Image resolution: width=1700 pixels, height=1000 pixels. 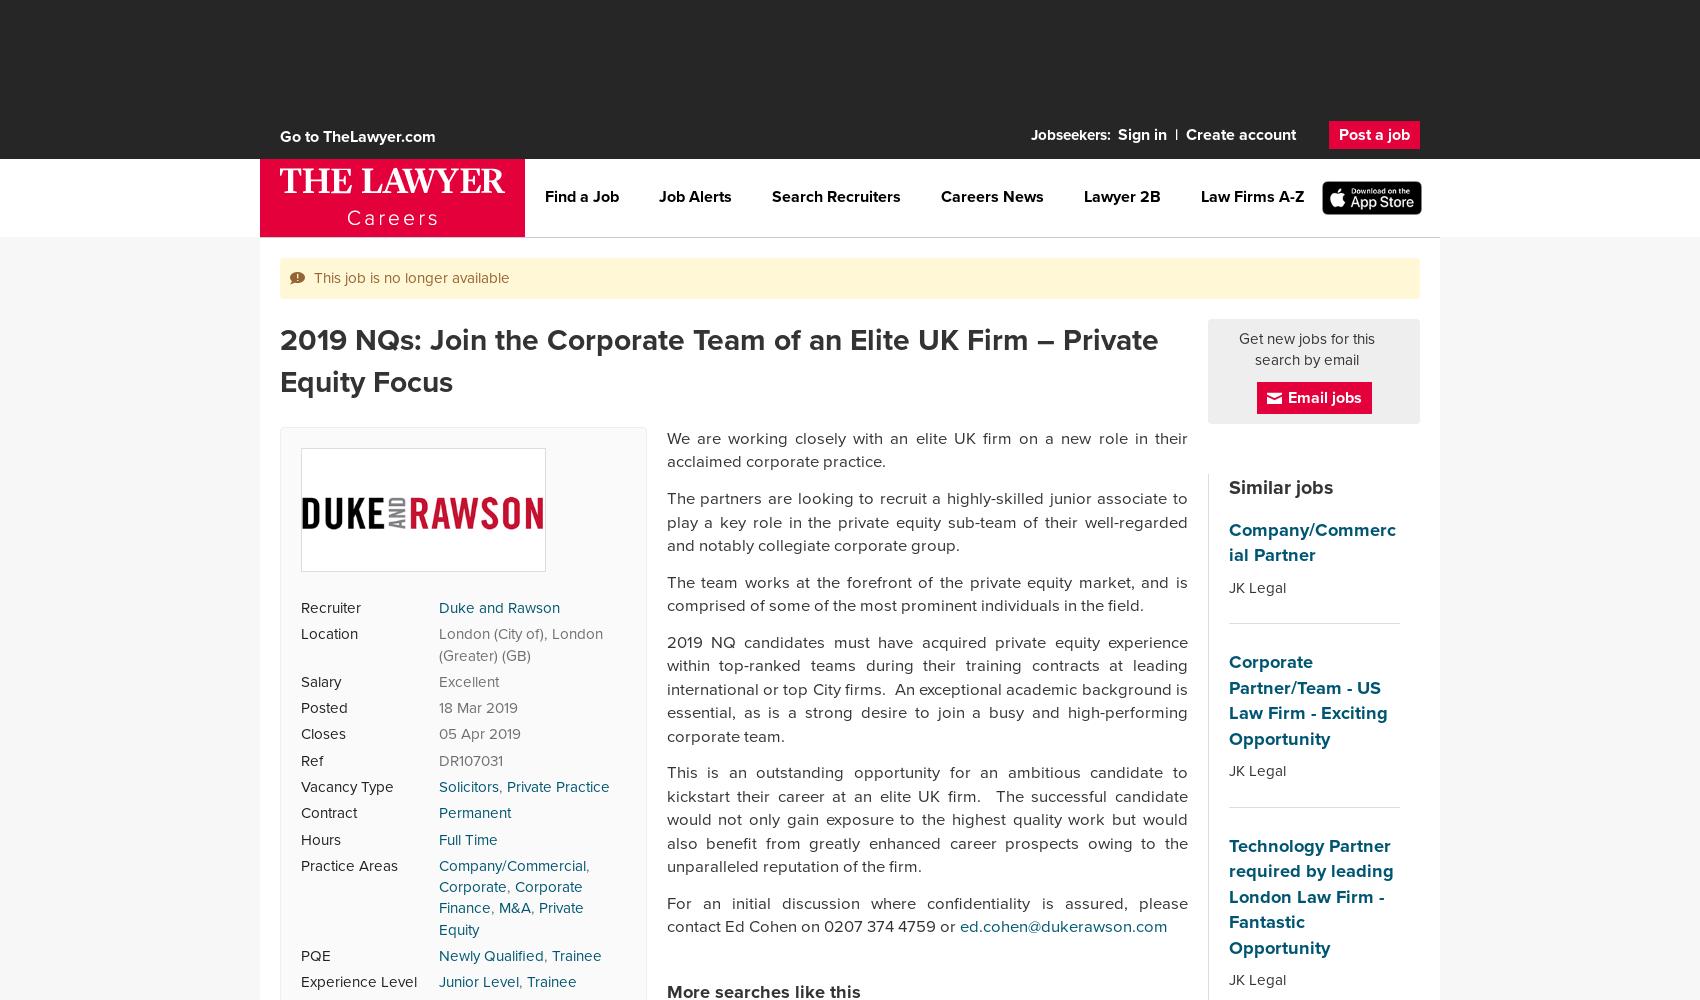 I want to click on 'Technology Partner required by leading London Law Firm - Fantastic Opportunity', so click(x=1311, y=895).